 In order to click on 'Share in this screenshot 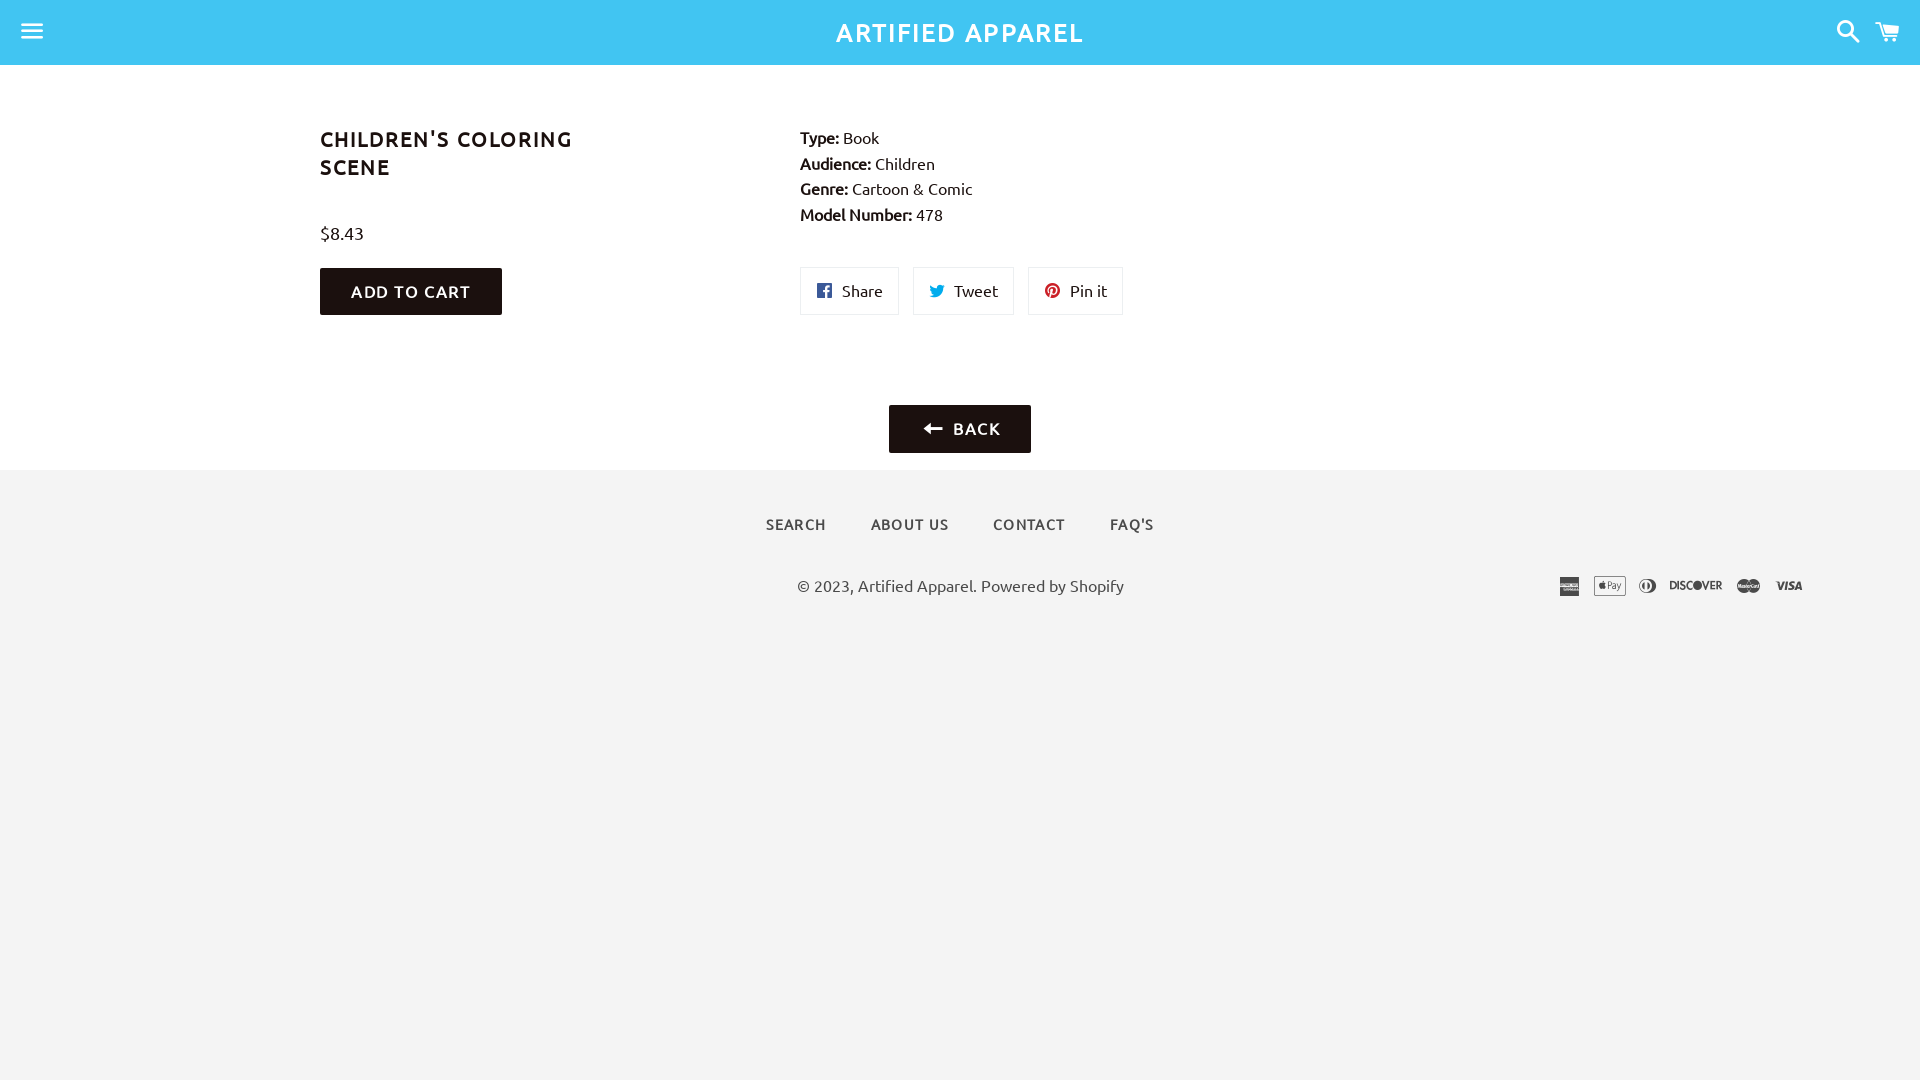, I will do `click(849, 290)`.